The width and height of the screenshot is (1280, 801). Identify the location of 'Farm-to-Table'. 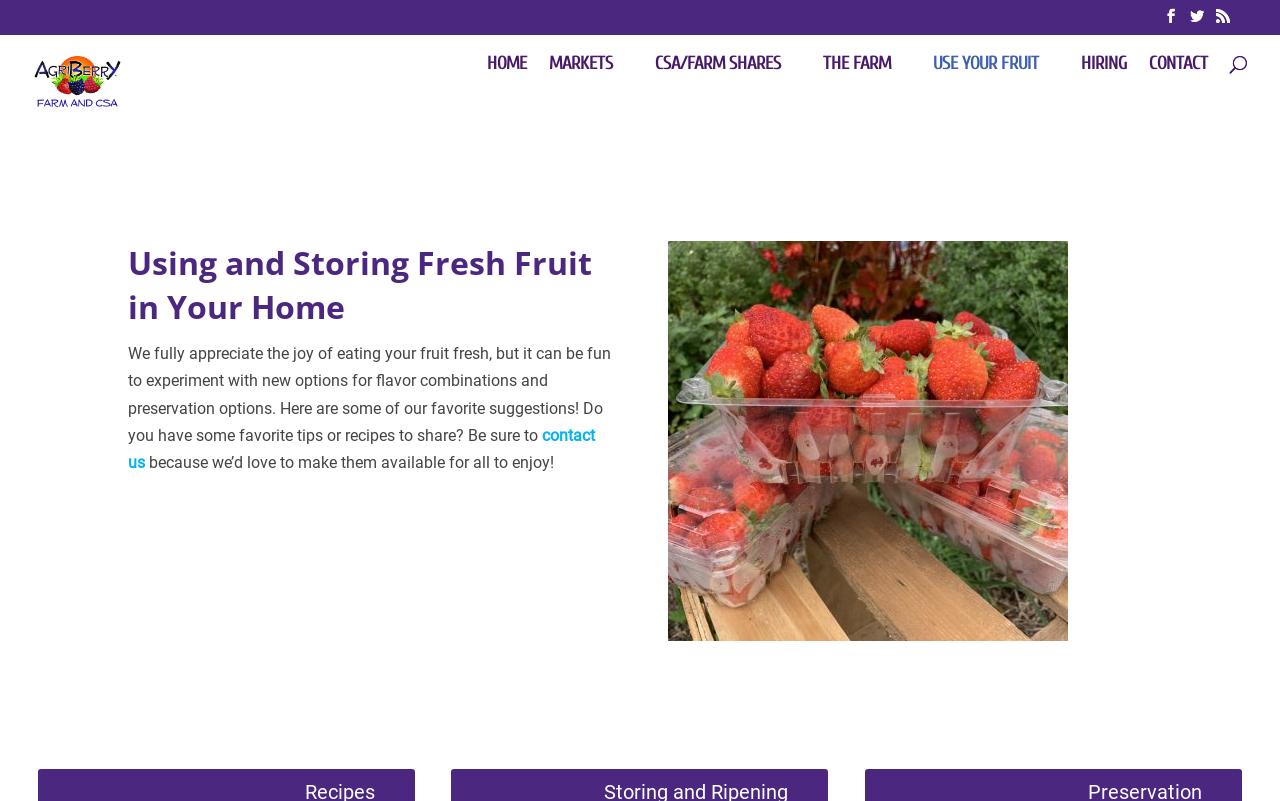
(641, 328).